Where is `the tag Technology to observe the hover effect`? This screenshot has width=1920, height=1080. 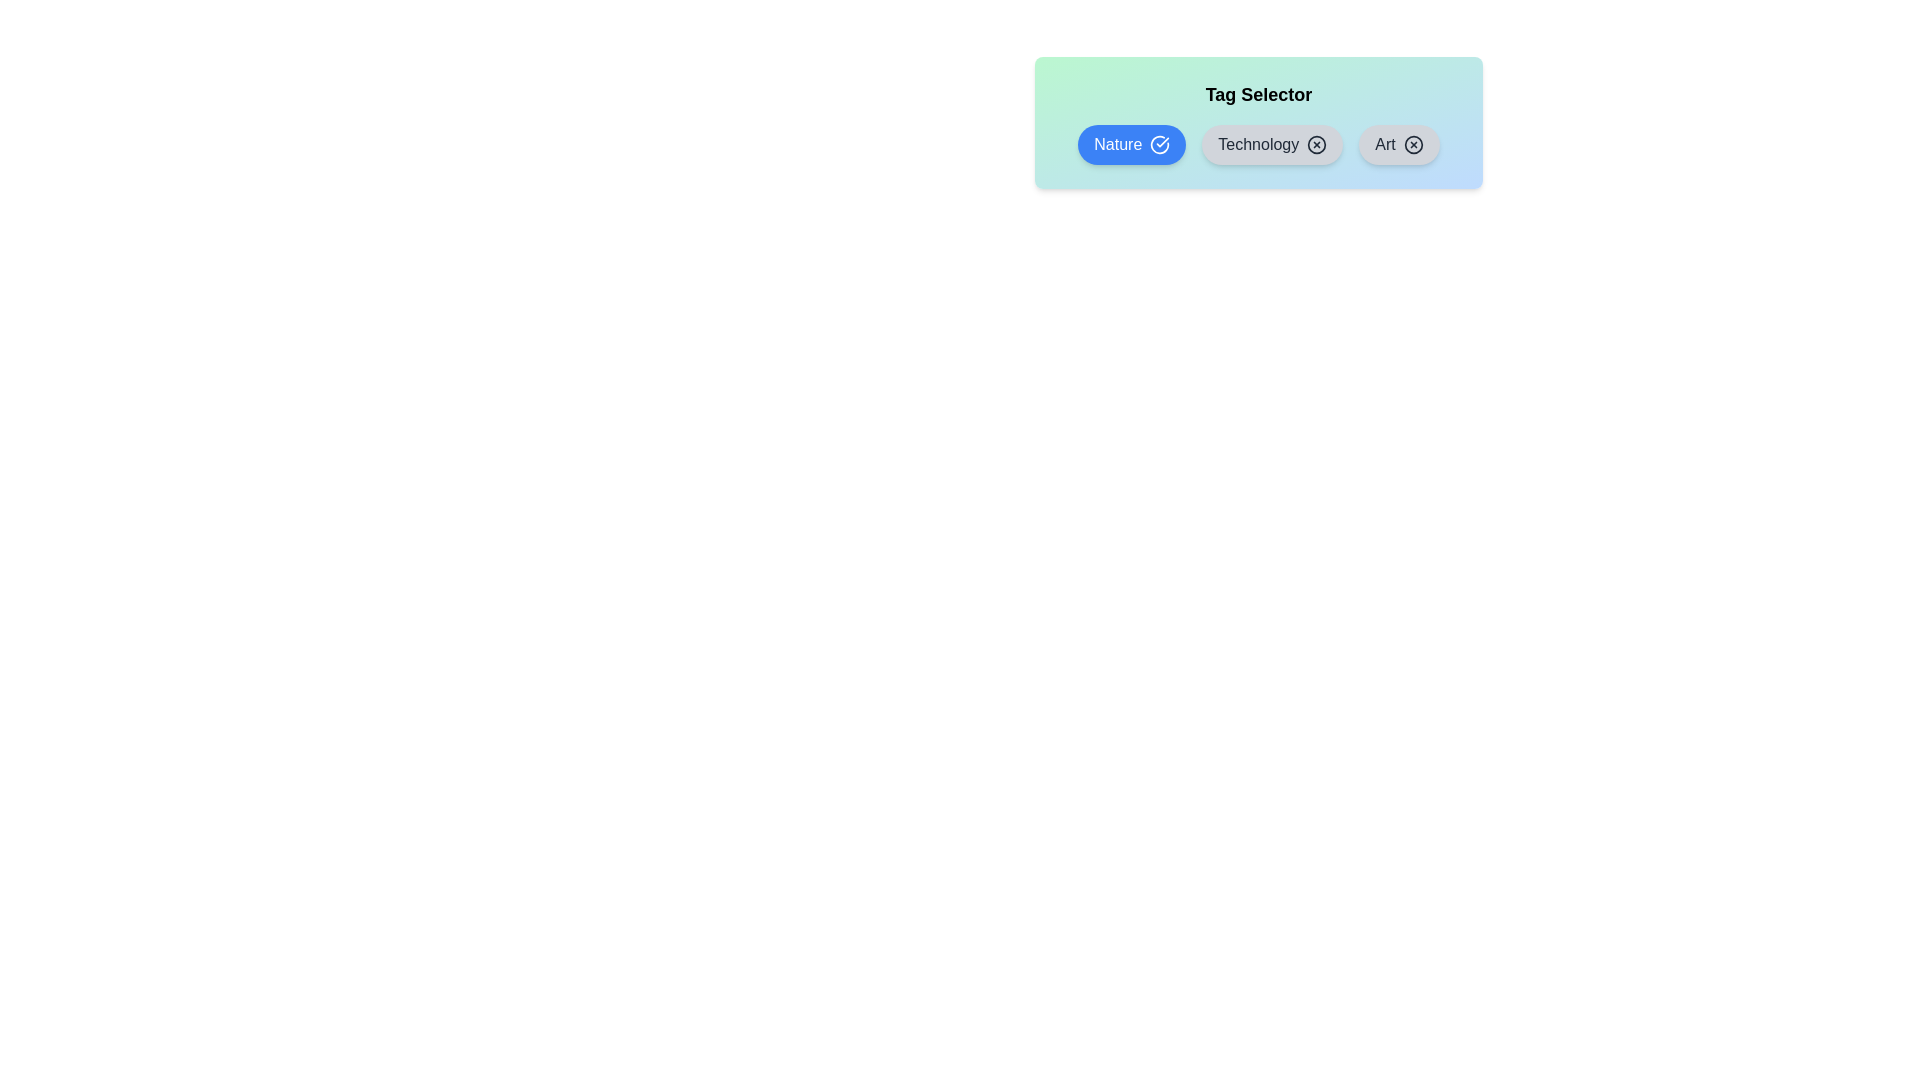
the tag Technology to observe the hover effect is located at coordinates (1271, 144).